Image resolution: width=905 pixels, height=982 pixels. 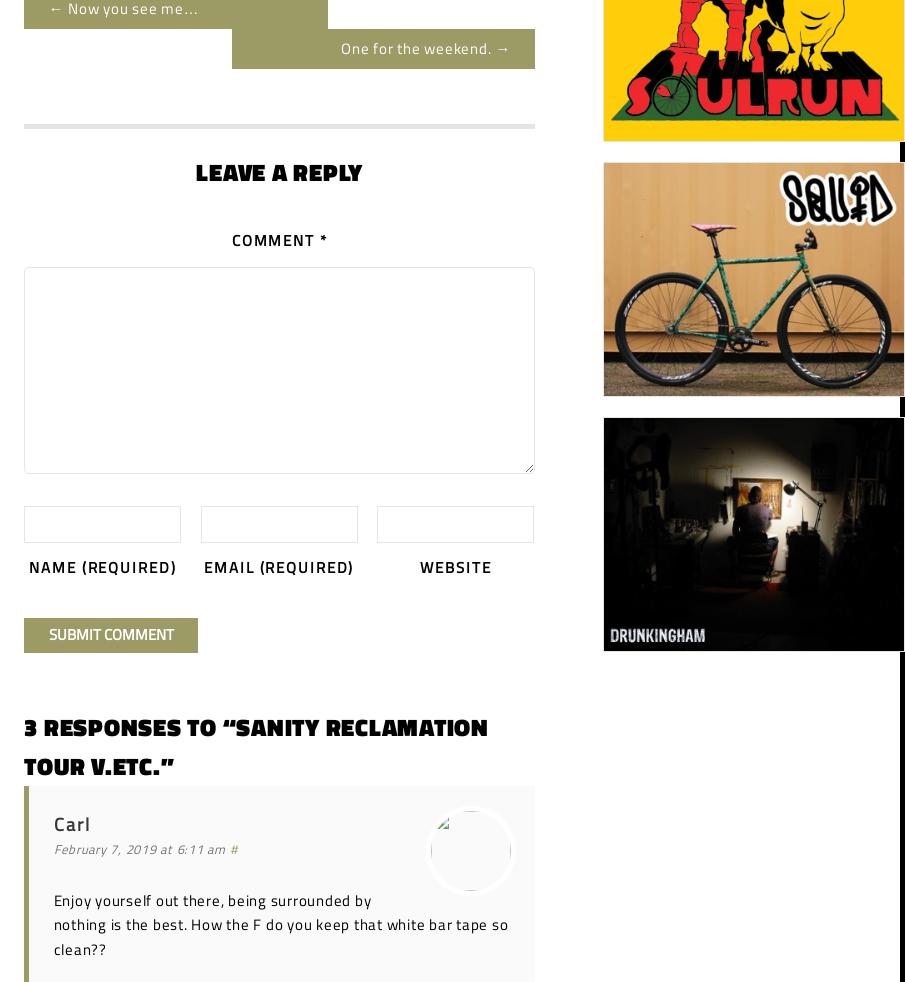 I want to click on '*', so click(x=321, y=239).